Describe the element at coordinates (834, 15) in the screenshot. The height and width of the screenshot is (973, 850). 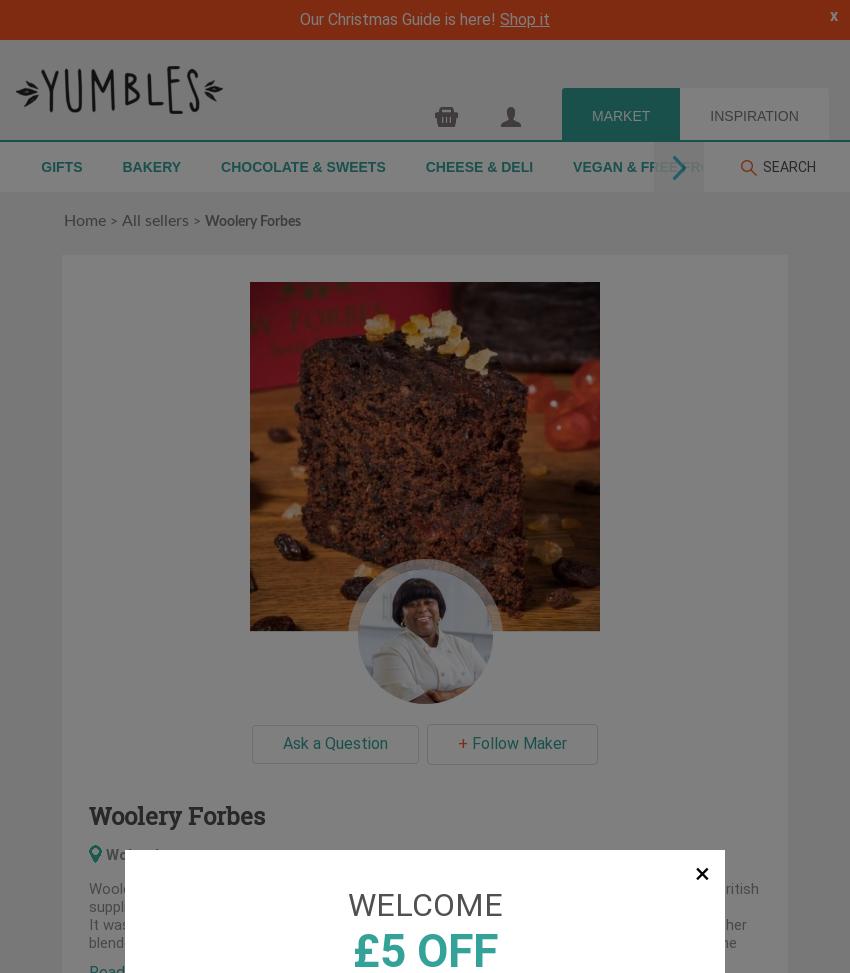
I see `'x'` at that location.